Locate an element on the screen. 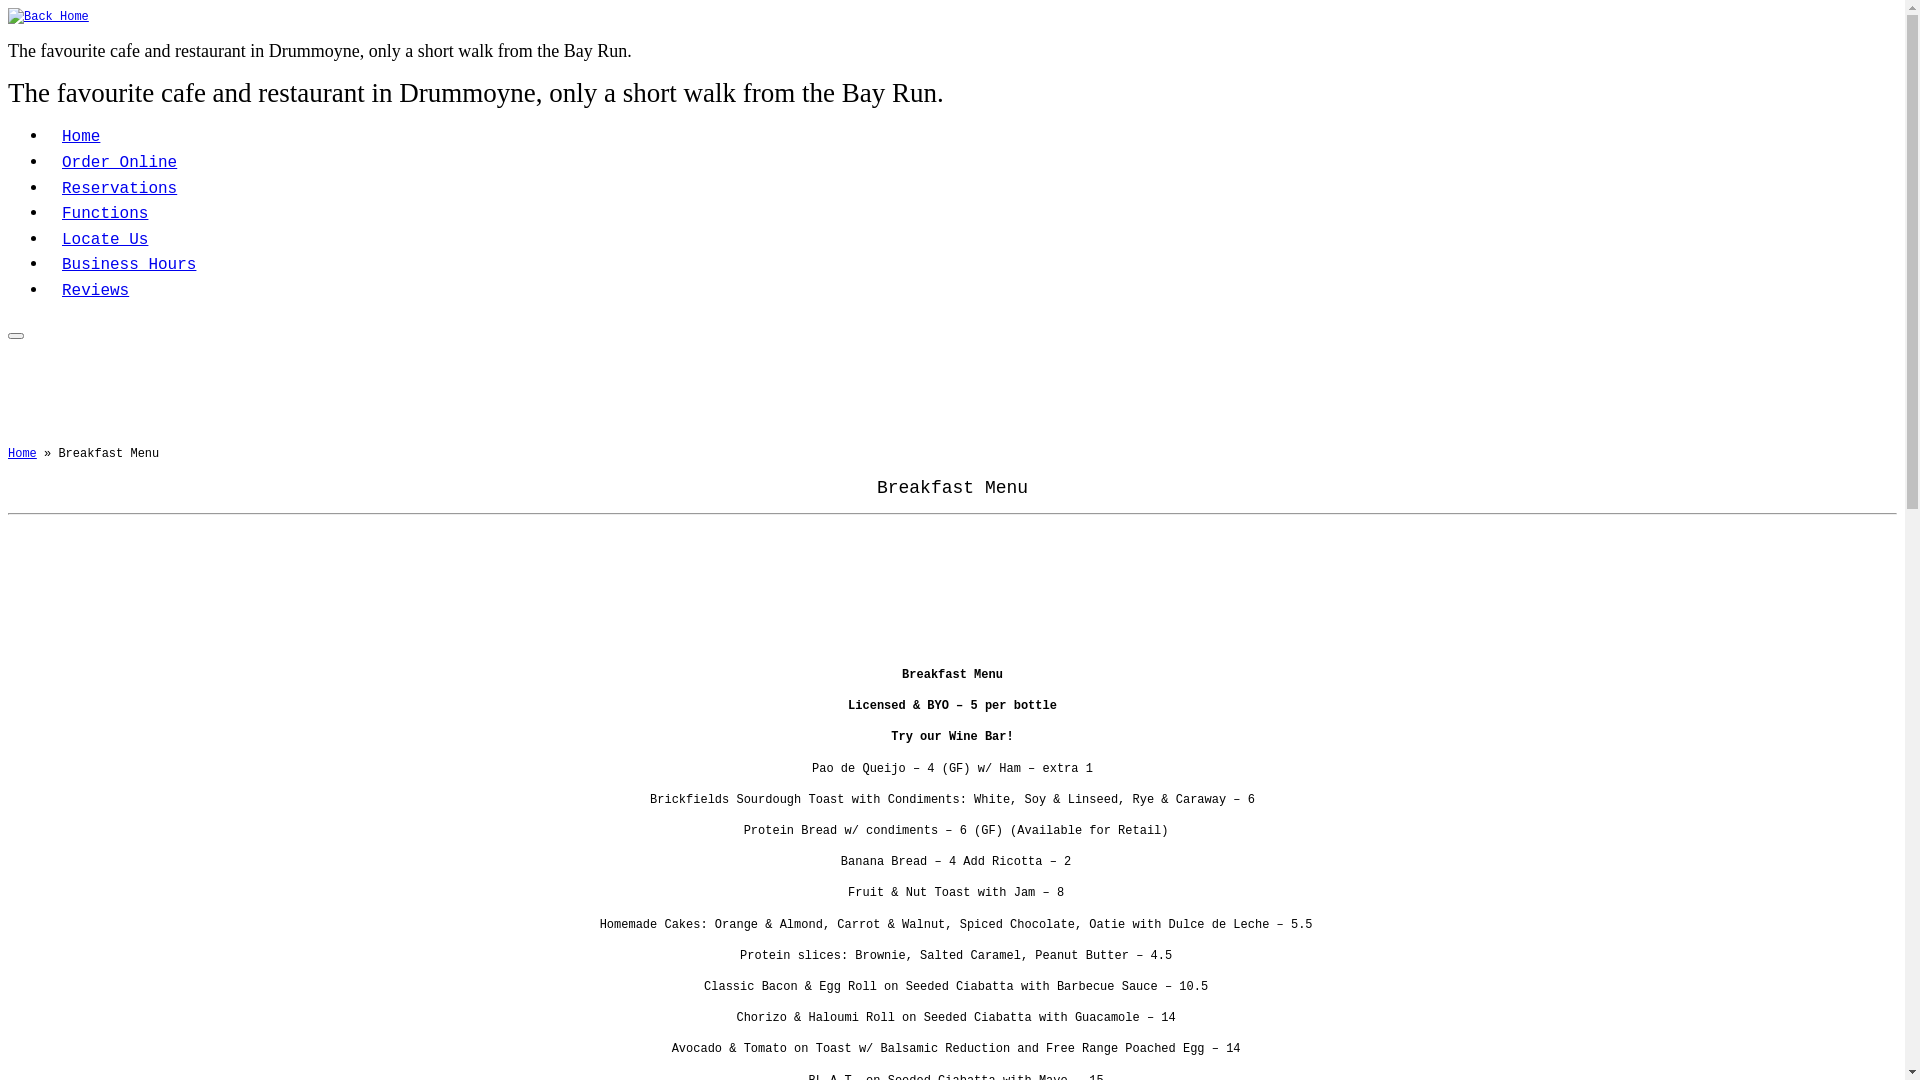  'Business Hours' is located at coordinates (128, 264).